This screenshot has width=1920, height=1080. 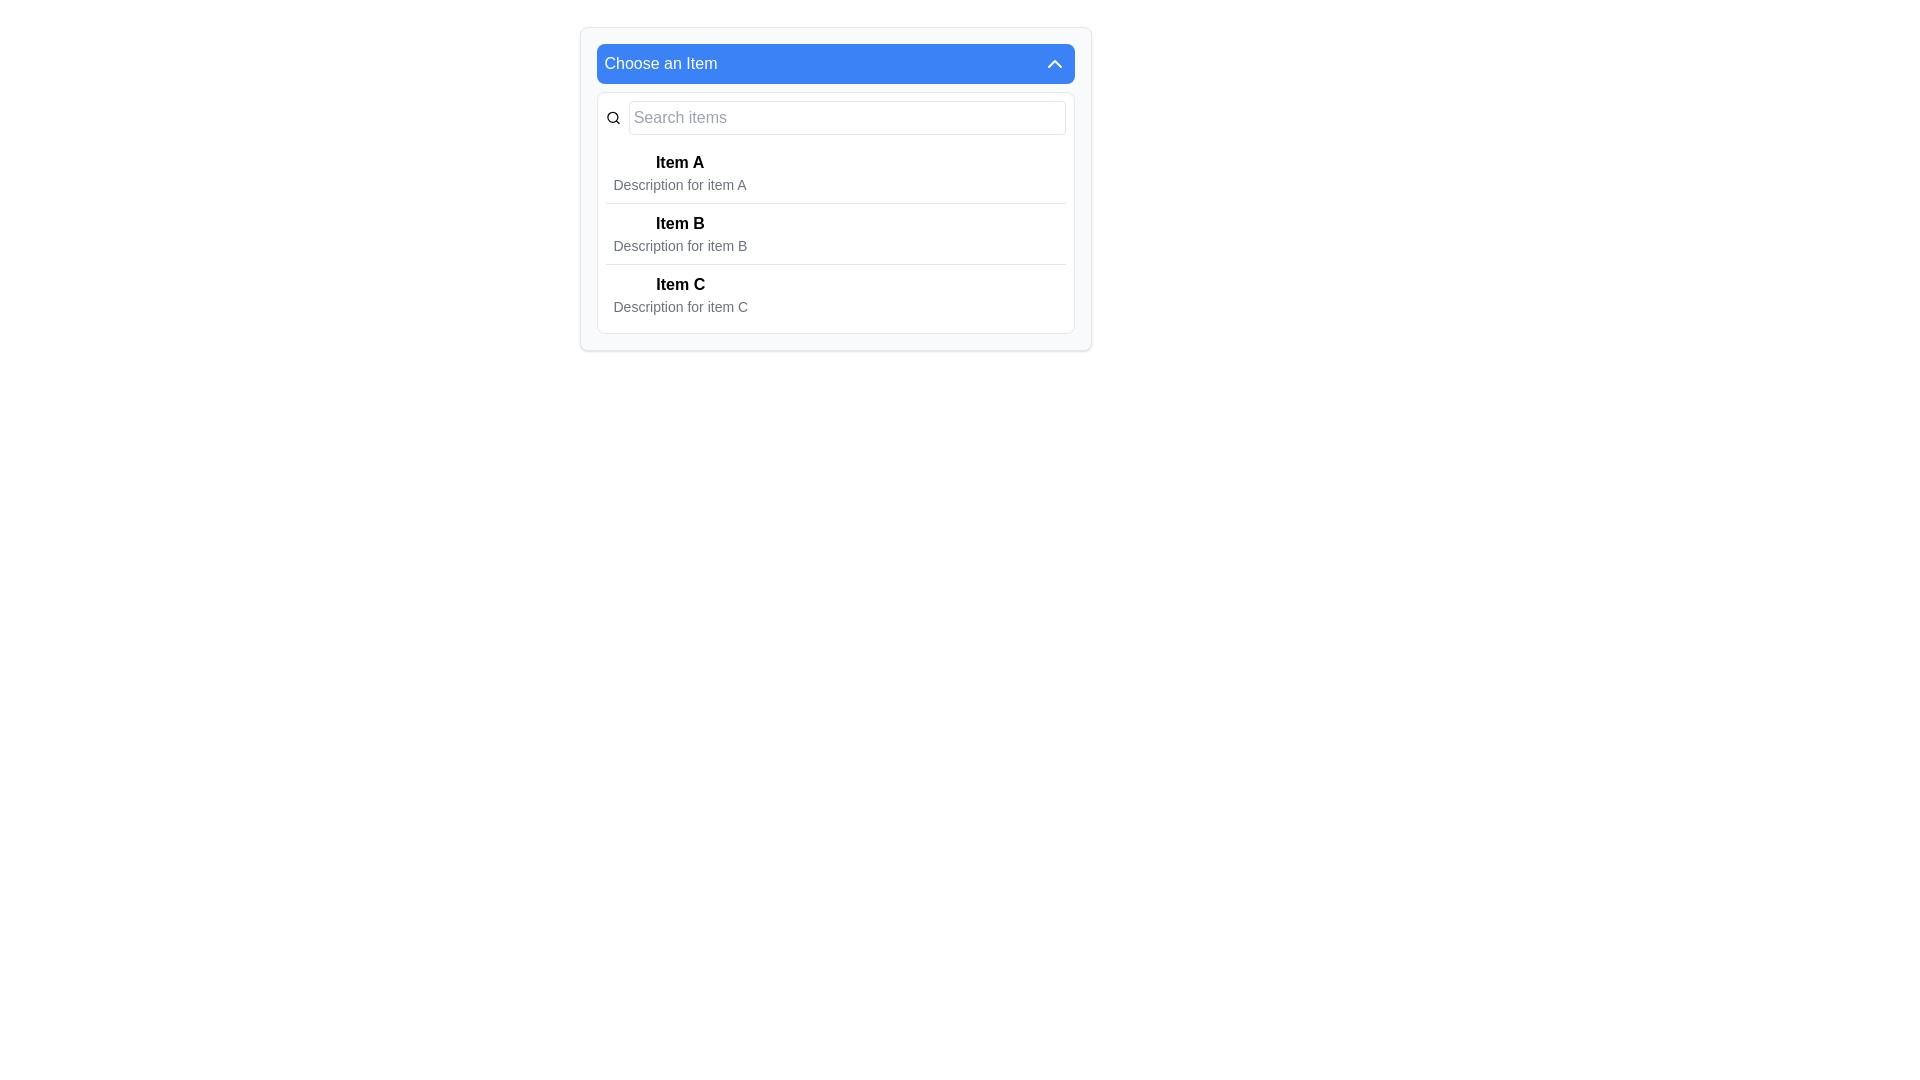 I want to click on the icon that toggles the expanded or collapsed state of the 'Choose an Item' dropdown menu located at the top-right corner of the blue header bar, so click(x=1053, y=63).